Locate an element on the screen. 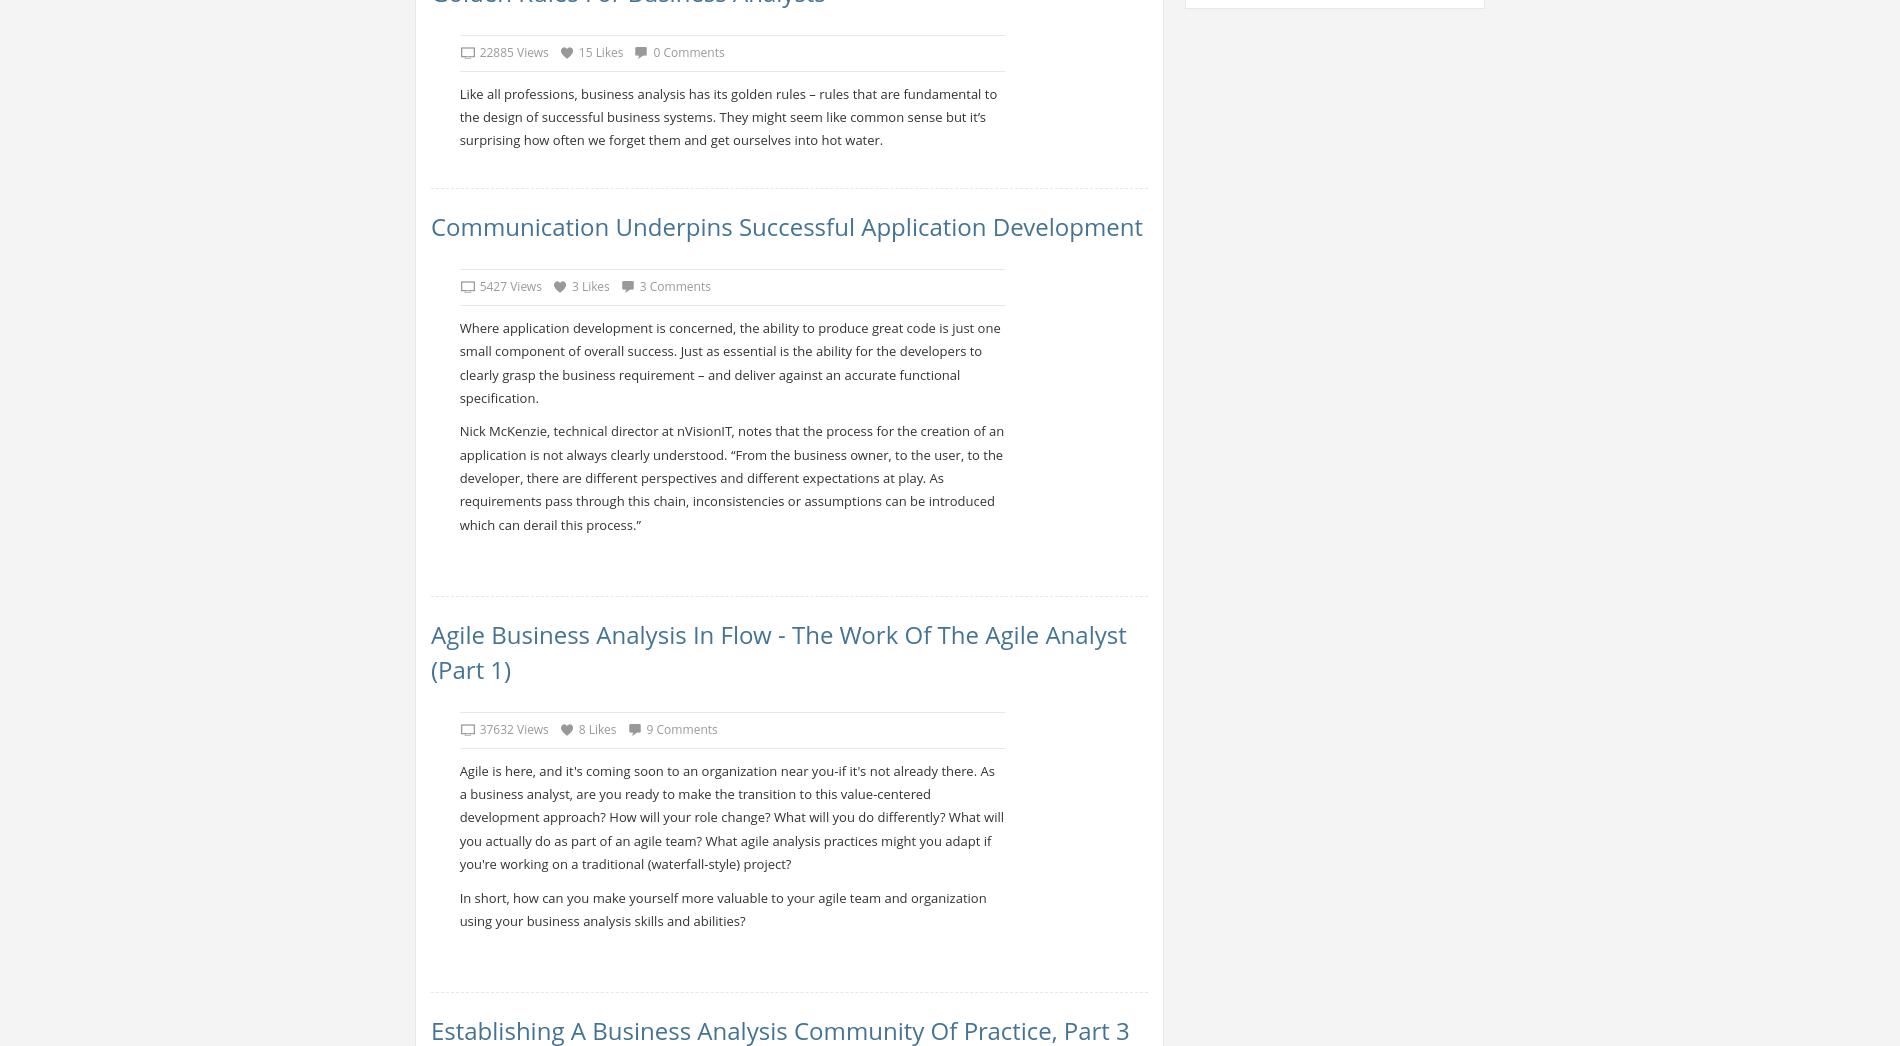 The width and height of the screenshot is (1900, 1046). 'In short, how can you make yourself more valuable to your agile team and organization using your business analysis skills and abilities?' is located at coordinates (721, 908).